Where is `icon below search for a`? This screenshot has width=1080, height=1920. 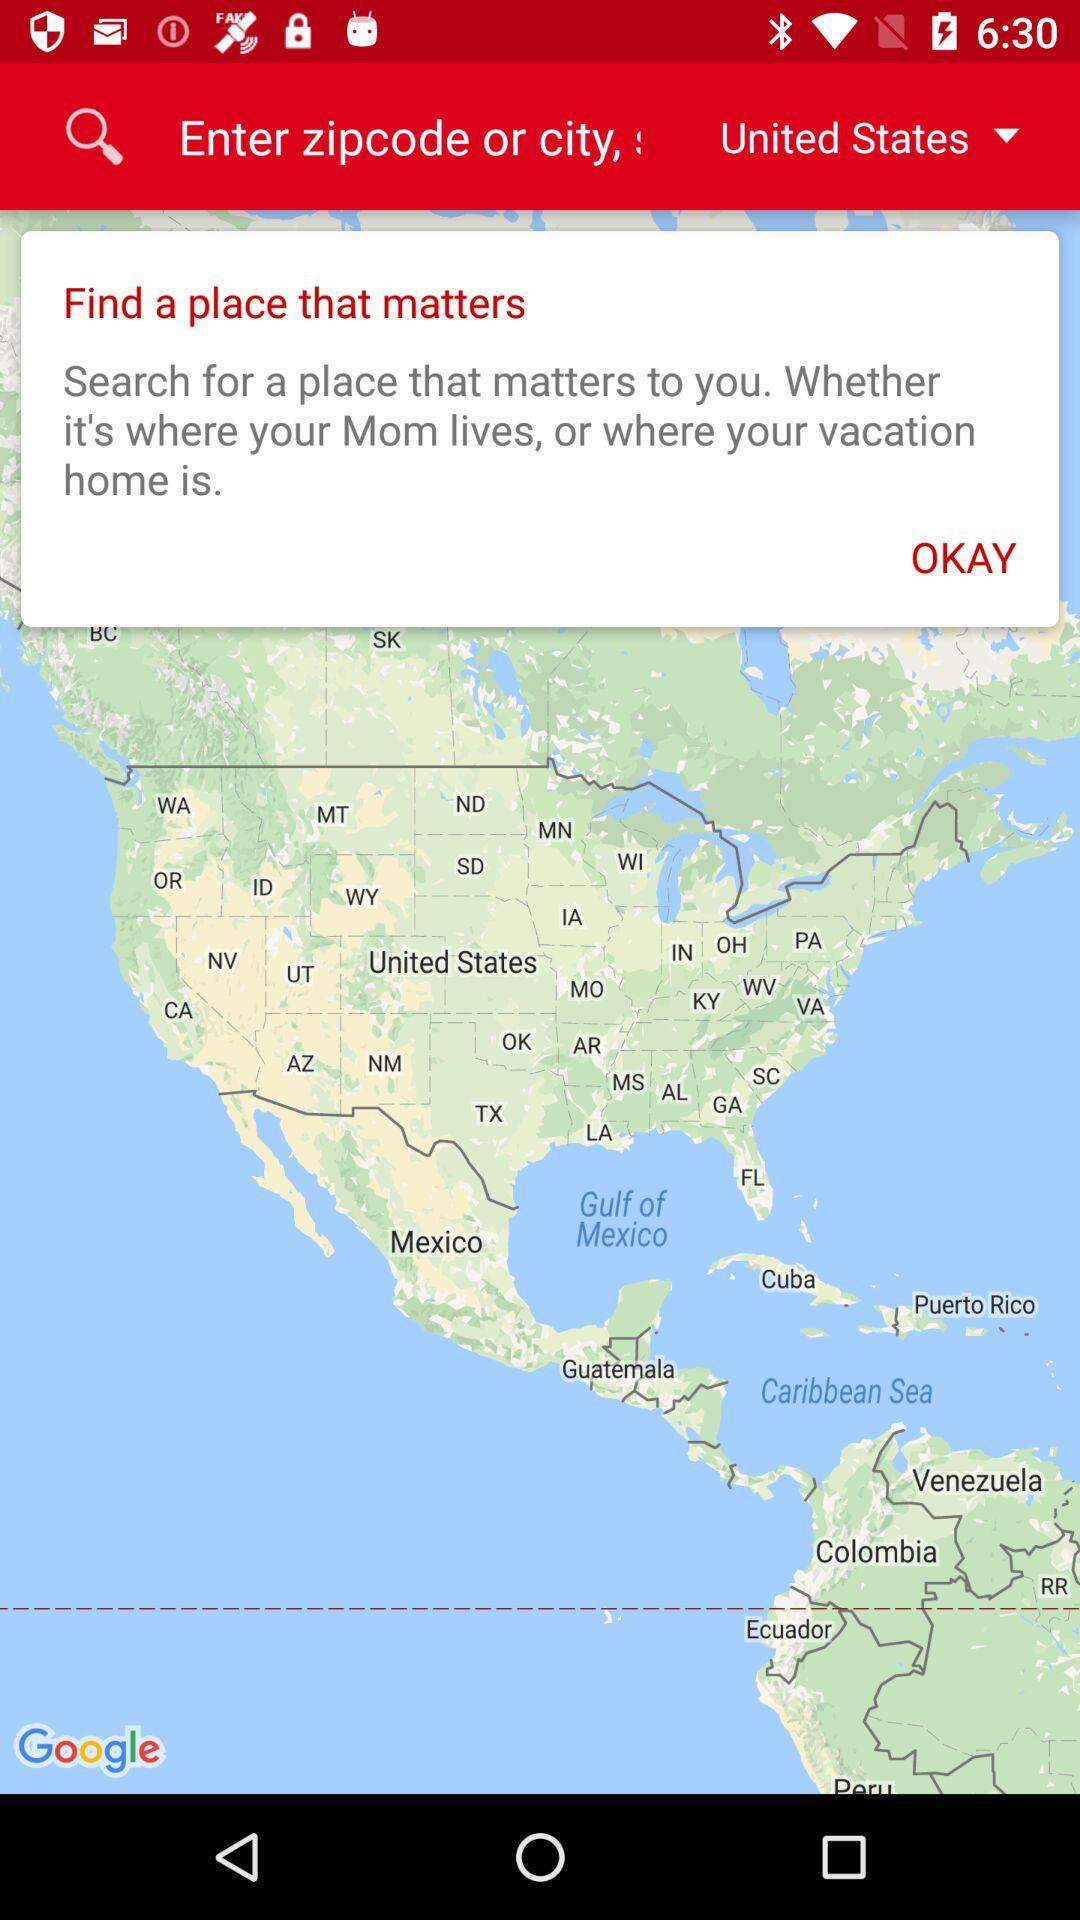
icon below search for a is located at coordinates (540, 546).